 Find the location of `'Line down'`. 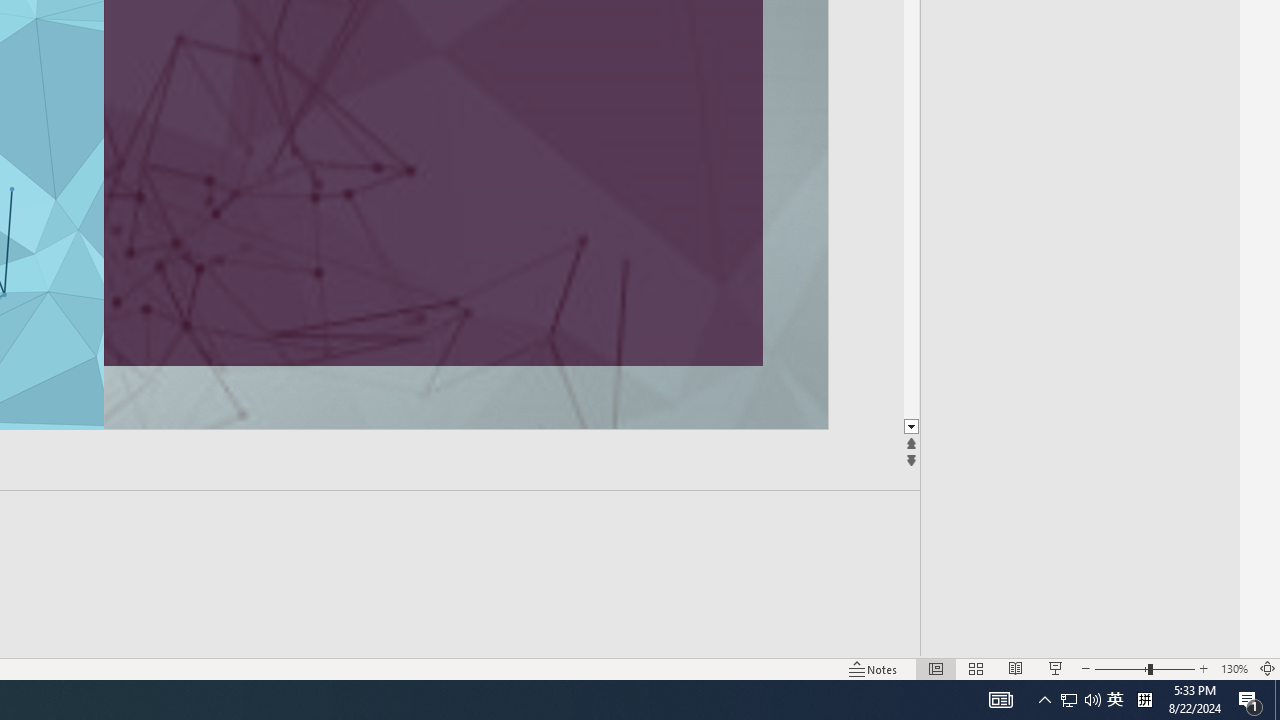

'Line down' is located at coordinates (910, 426).